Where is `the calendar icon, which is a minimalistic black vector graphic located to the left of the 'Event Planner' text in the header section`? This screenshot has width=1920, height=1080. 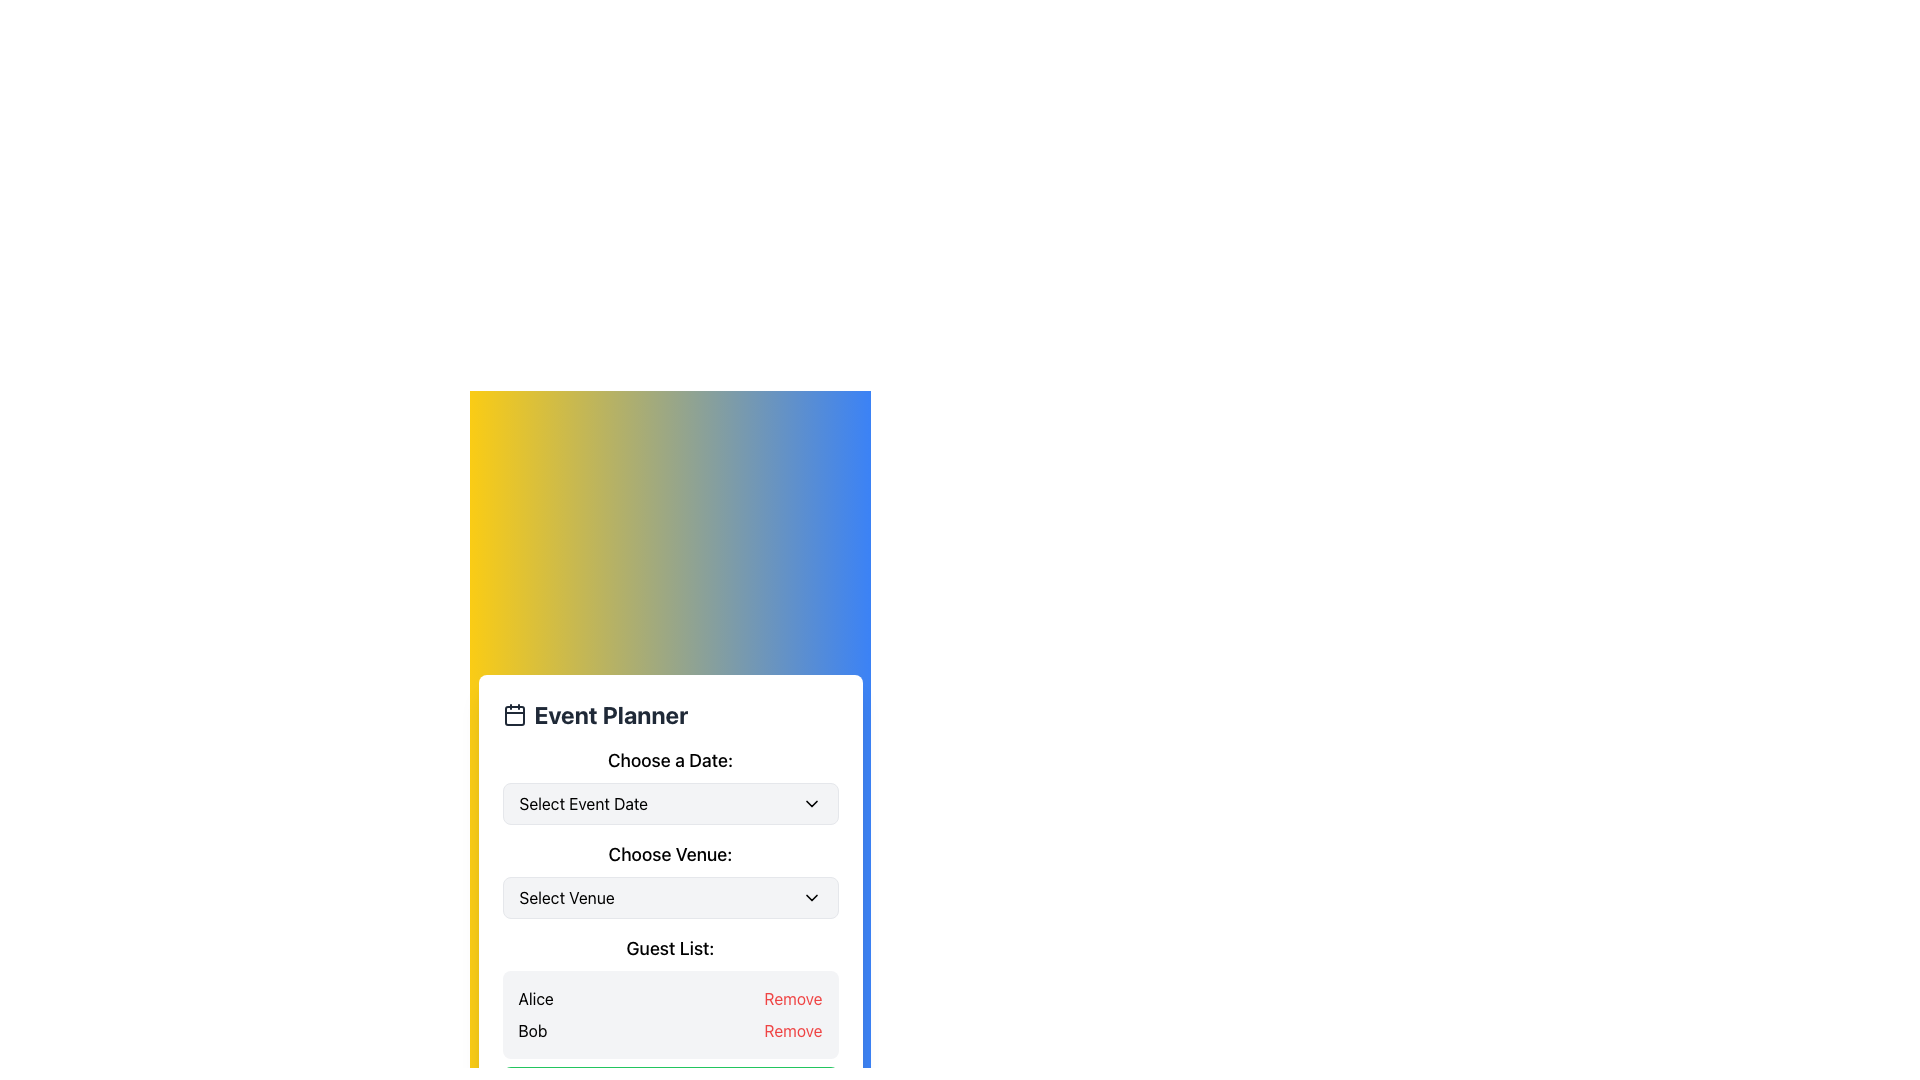 the calendar icon, which is a minimalistic black vector graphic located to the left of the 'Event Planner' text in the header section is located at coordinates (514, 713).